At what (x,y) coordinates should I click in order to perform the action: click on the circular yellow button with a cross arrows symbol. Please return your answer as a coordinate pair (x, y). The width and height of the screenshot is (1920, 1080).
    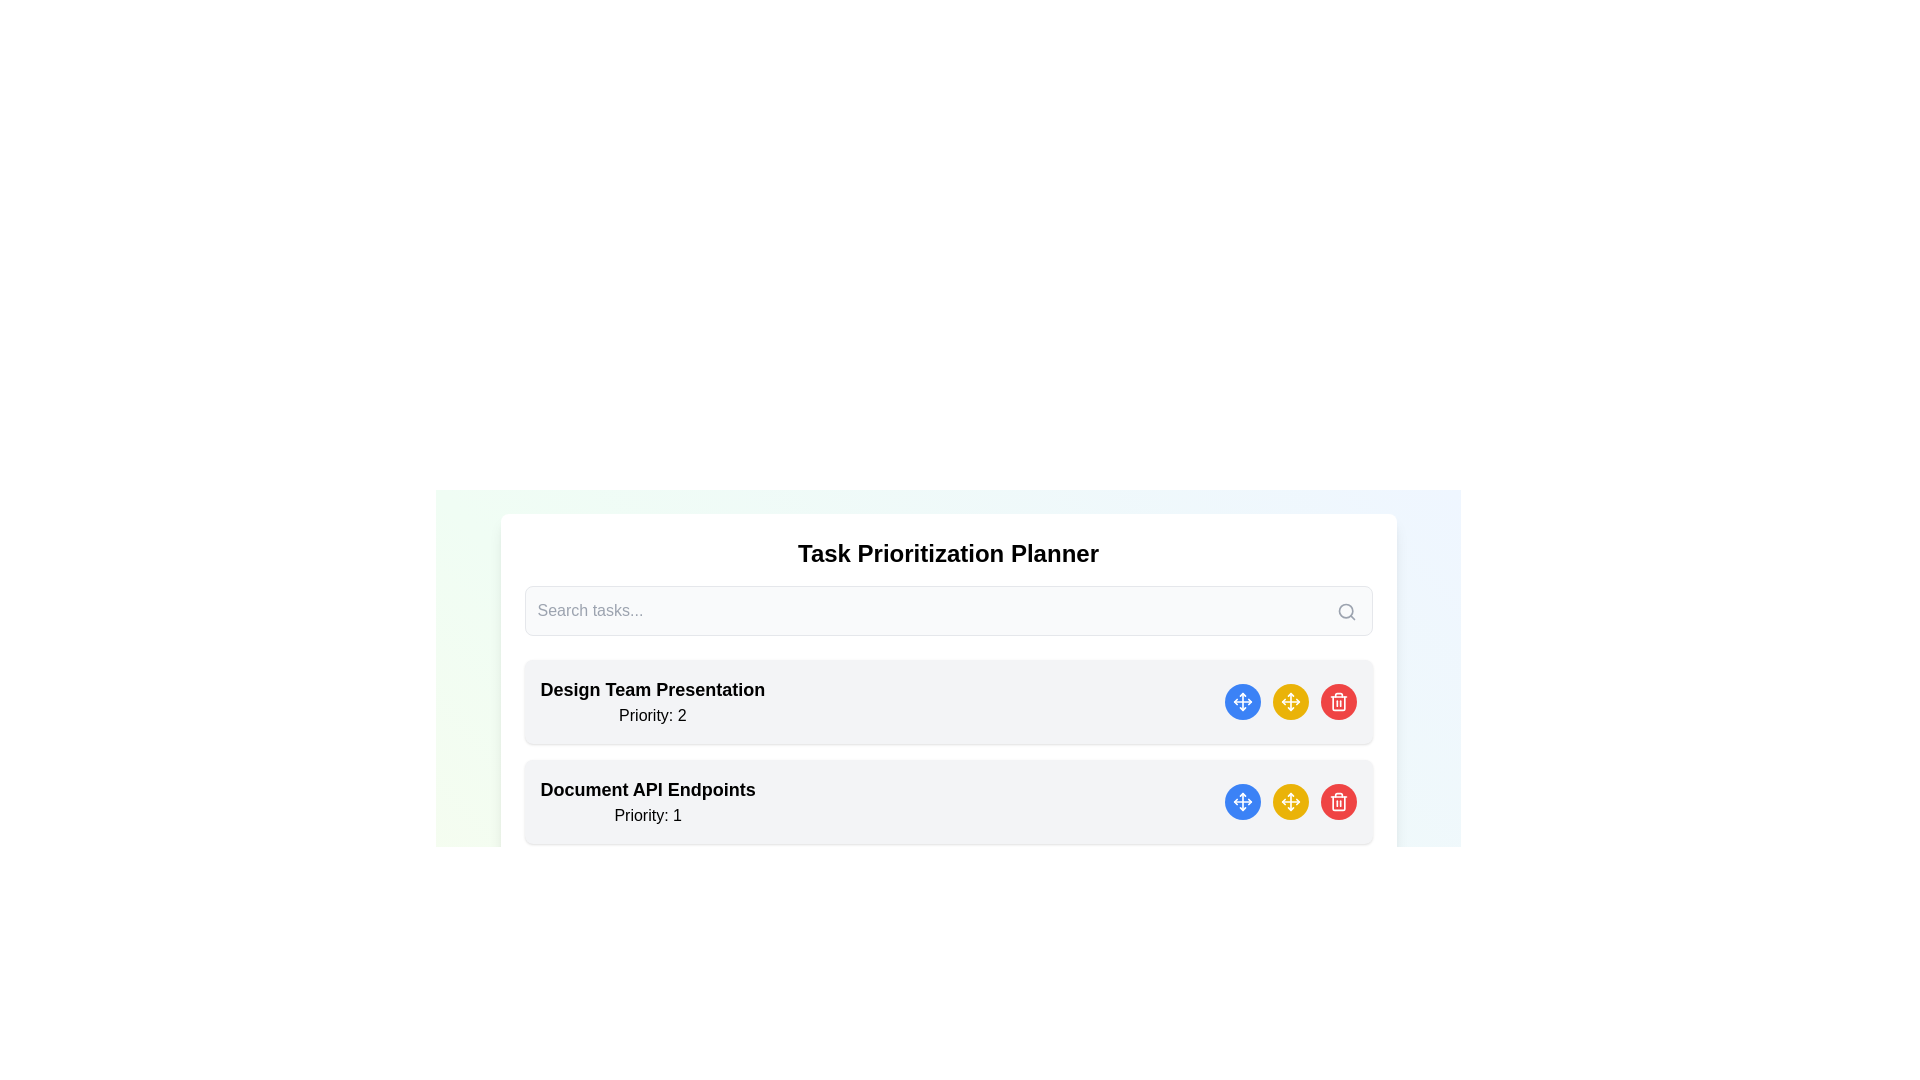
    Looking at the image, I should click on (1290, 701).